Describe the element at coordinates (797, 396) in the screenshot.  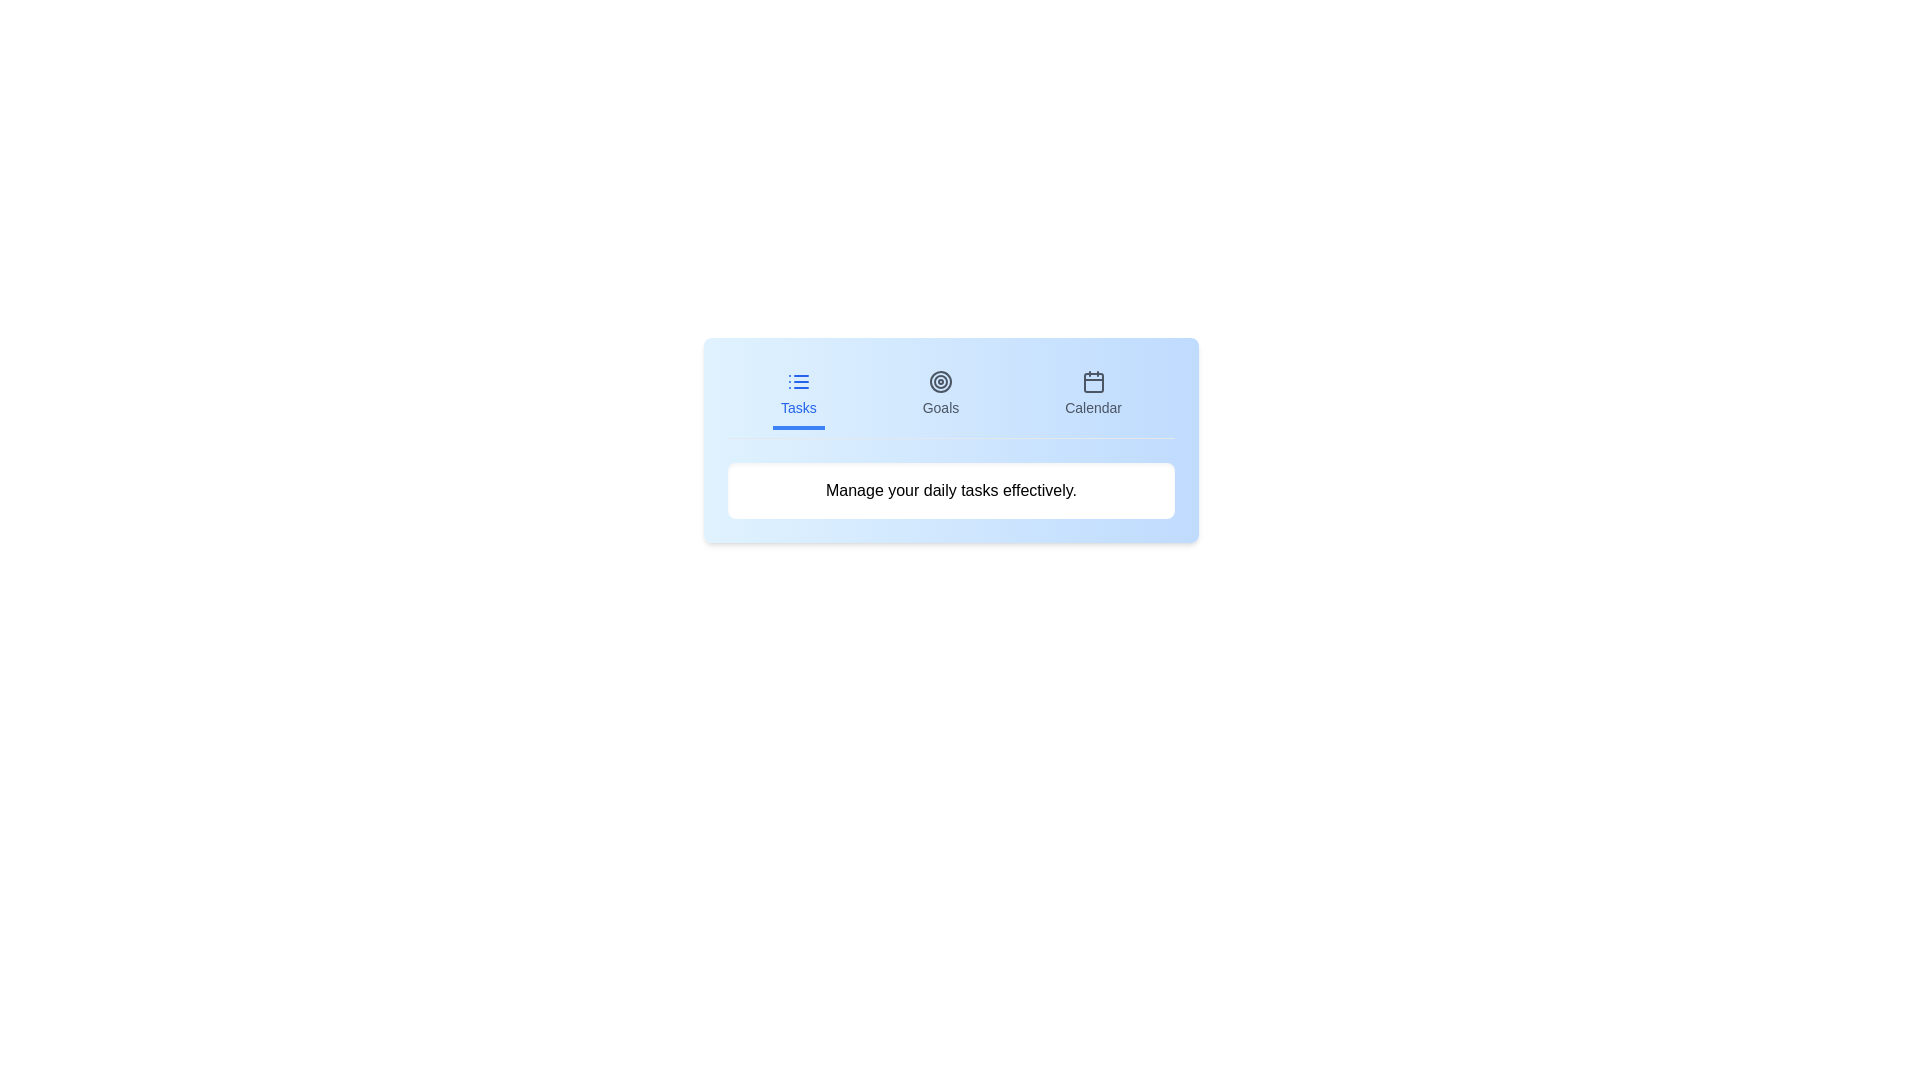
I see `the Tasks tab by clicking on its title or icon` at that location.